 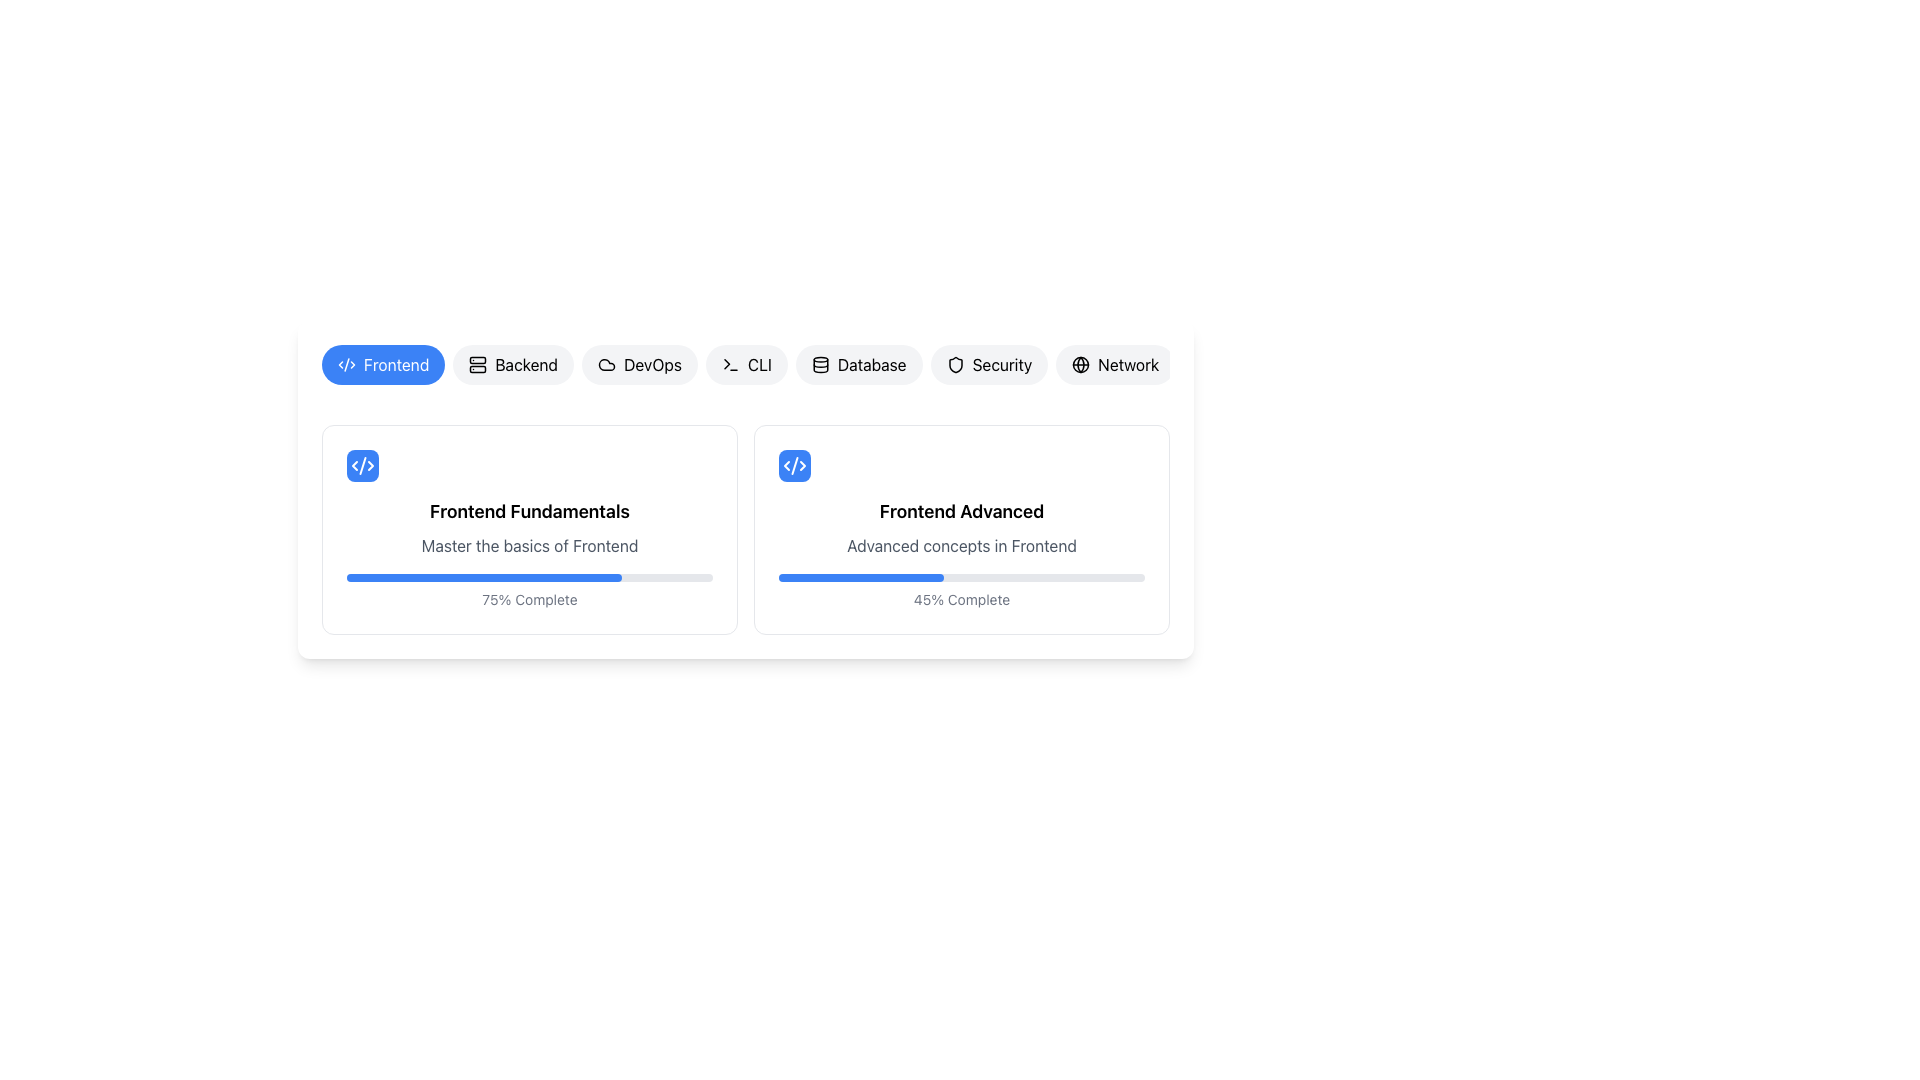 What do you see at coordinates (954, 365) in the screenshot?
I see `the 'Security' button by interacting with the shield icon located at the leftmost side of the button in the navigation menu` at bounding box center [954, 365].